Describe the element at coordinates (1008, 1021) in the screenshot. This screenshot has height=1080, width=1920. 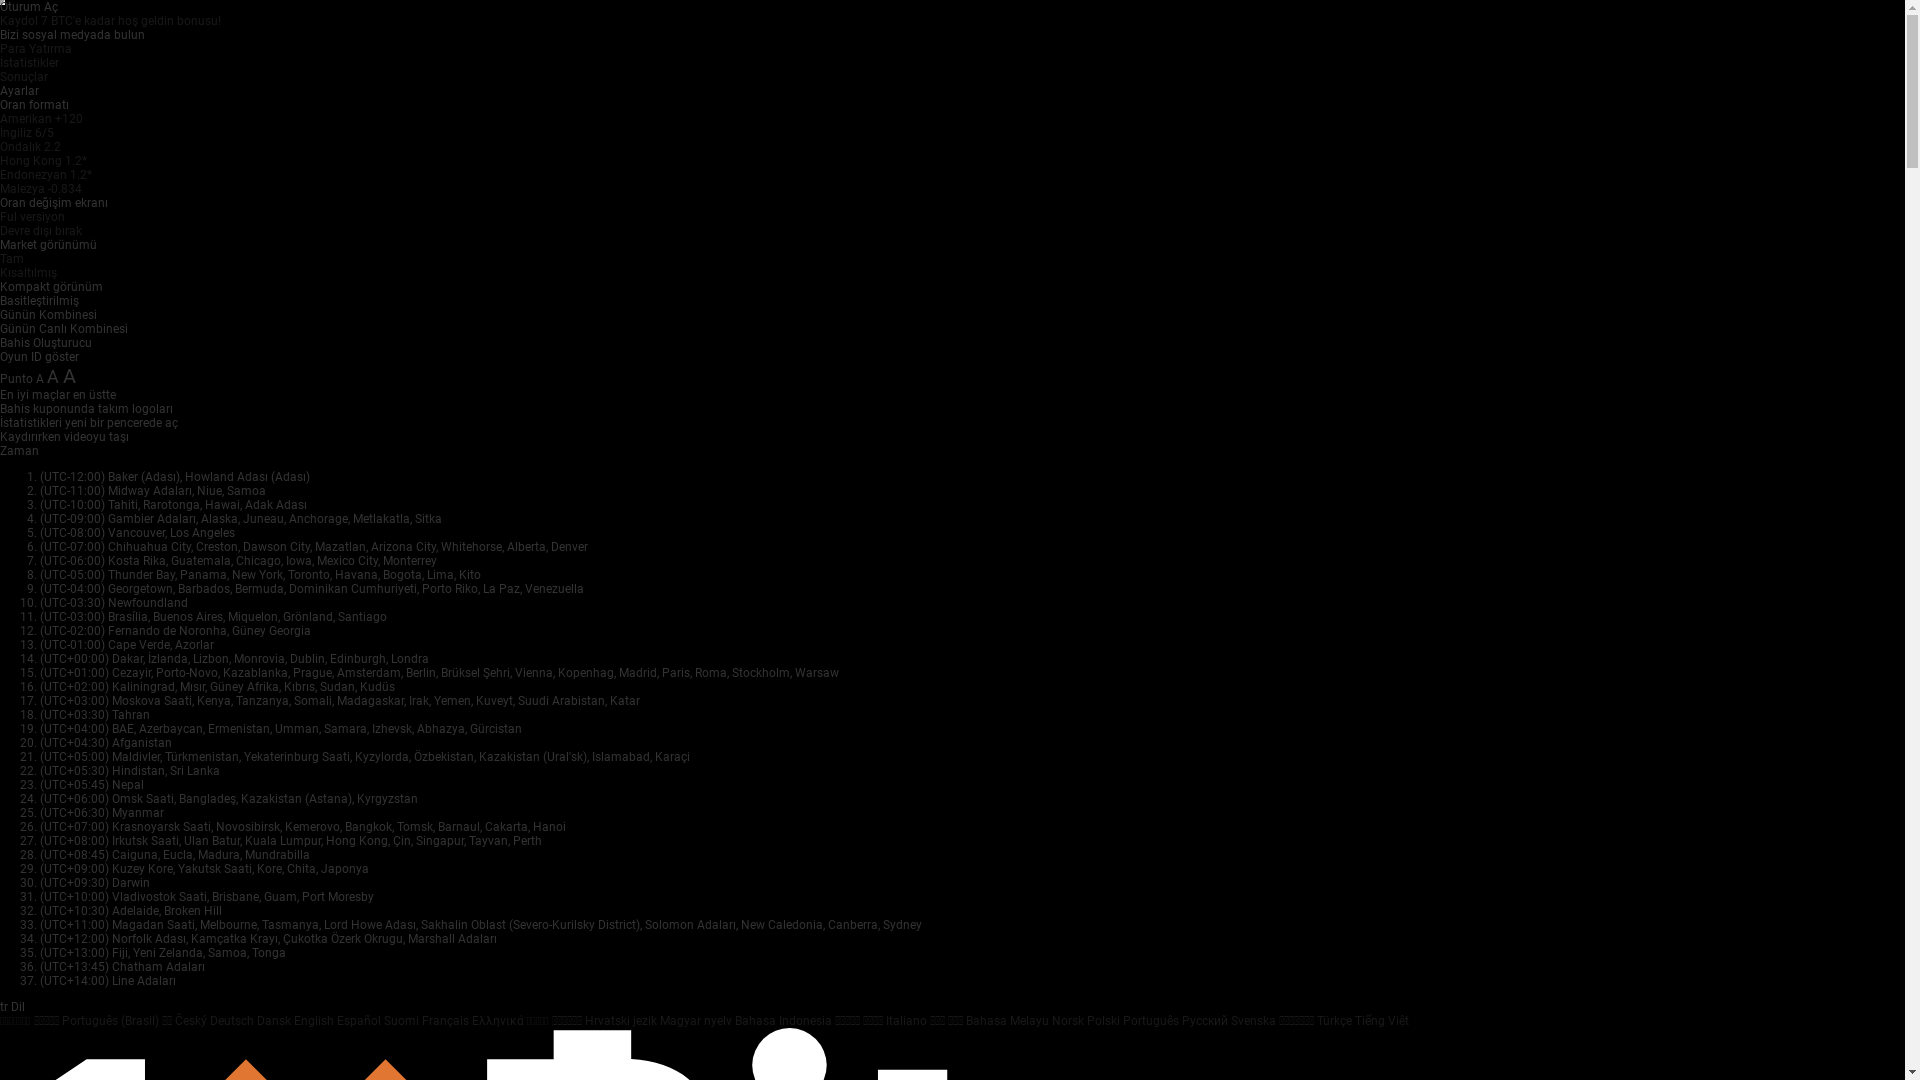
I see `'Bahasa Melayu'` at that location.